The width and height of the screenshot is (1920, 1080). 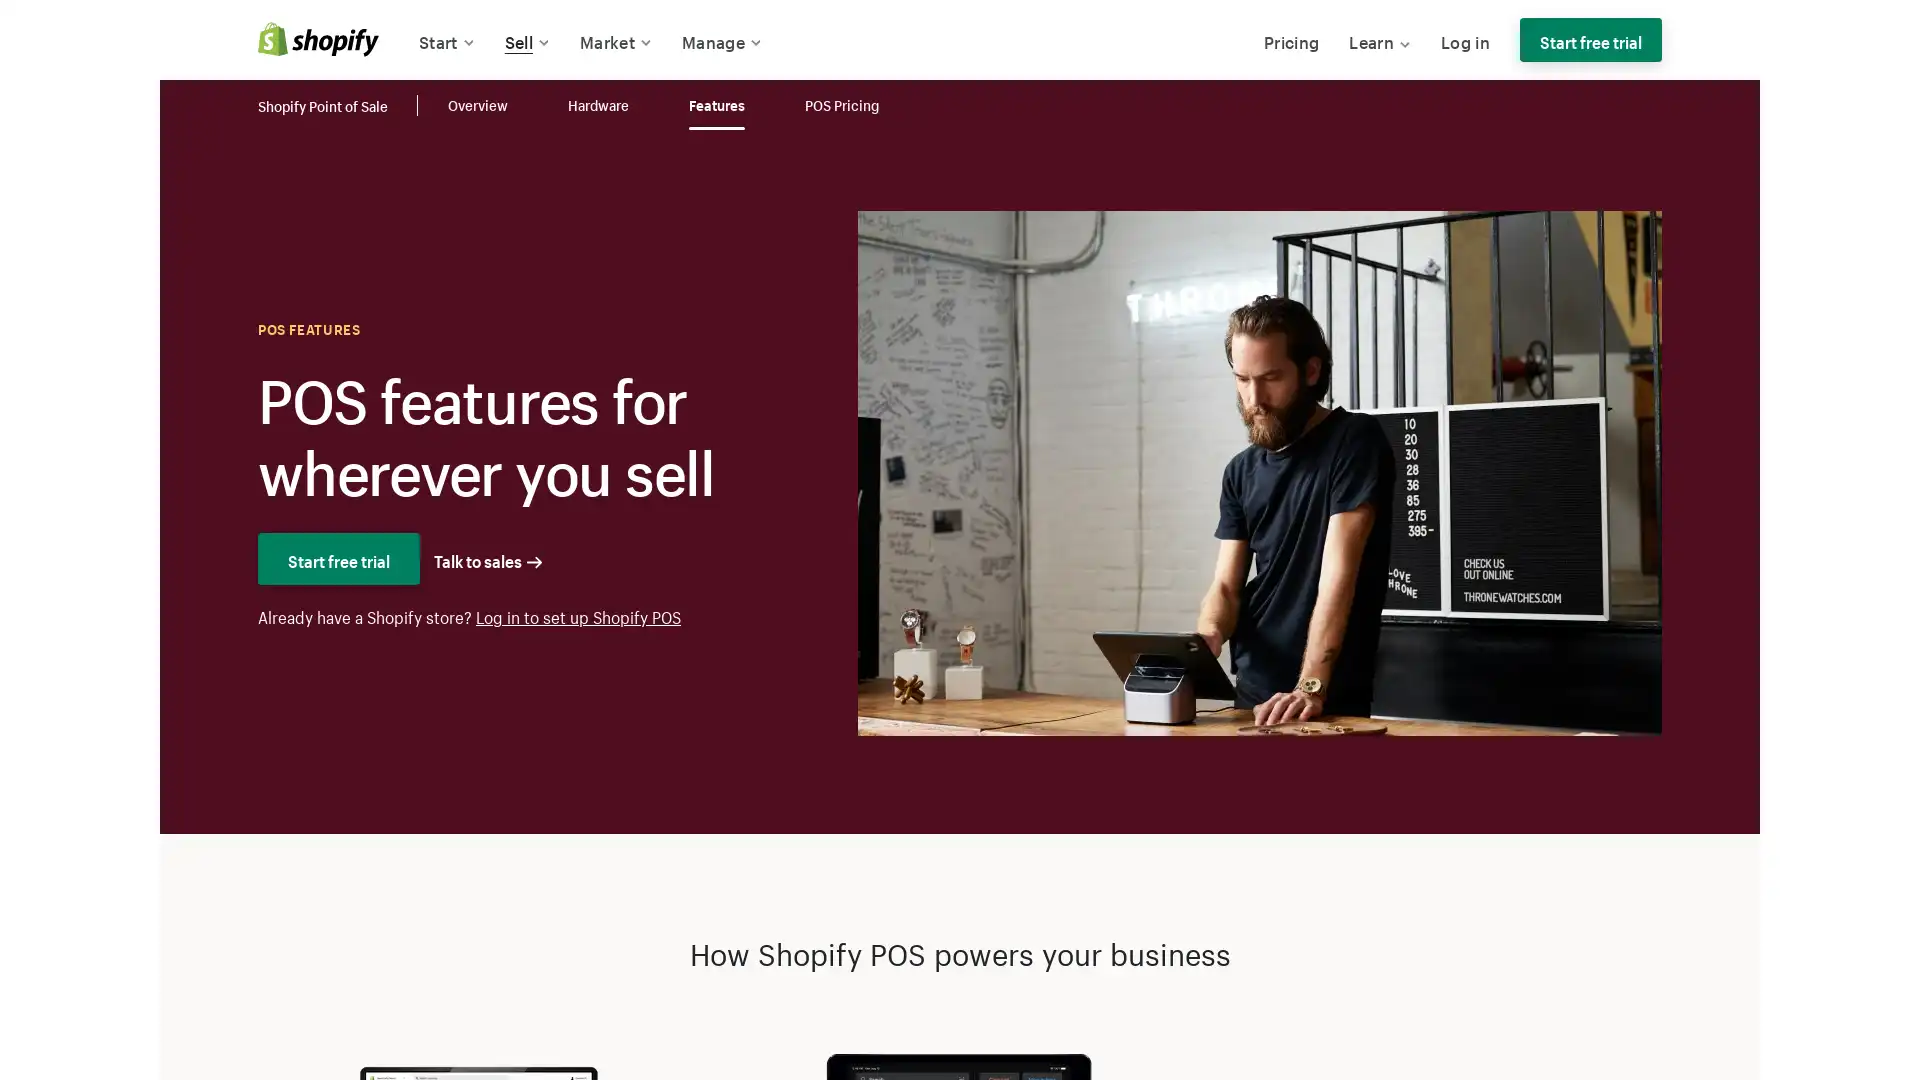 What do you see at coordinates (1589, 39) in the screenshot?
I see `Start free trial` at bounding box center [1589, 39].